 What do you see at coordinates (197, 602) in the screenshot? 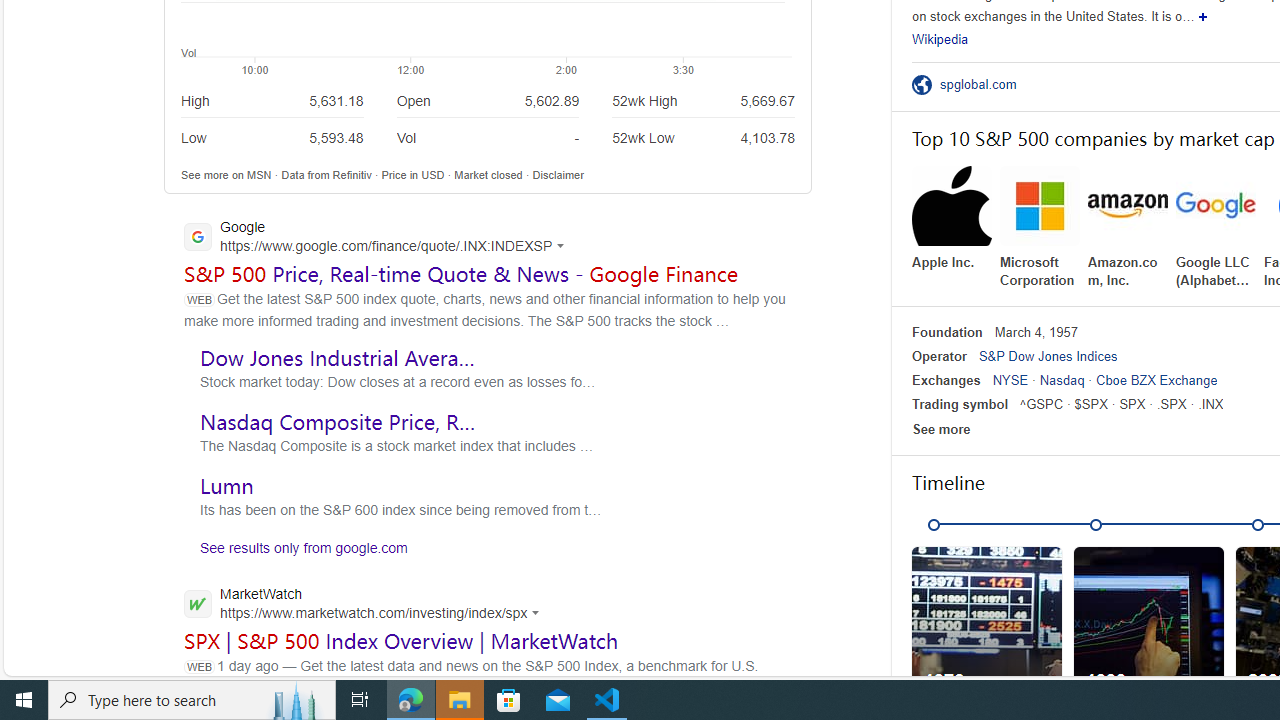
I see `'Global web icon'` at bounding box center [197, 602].